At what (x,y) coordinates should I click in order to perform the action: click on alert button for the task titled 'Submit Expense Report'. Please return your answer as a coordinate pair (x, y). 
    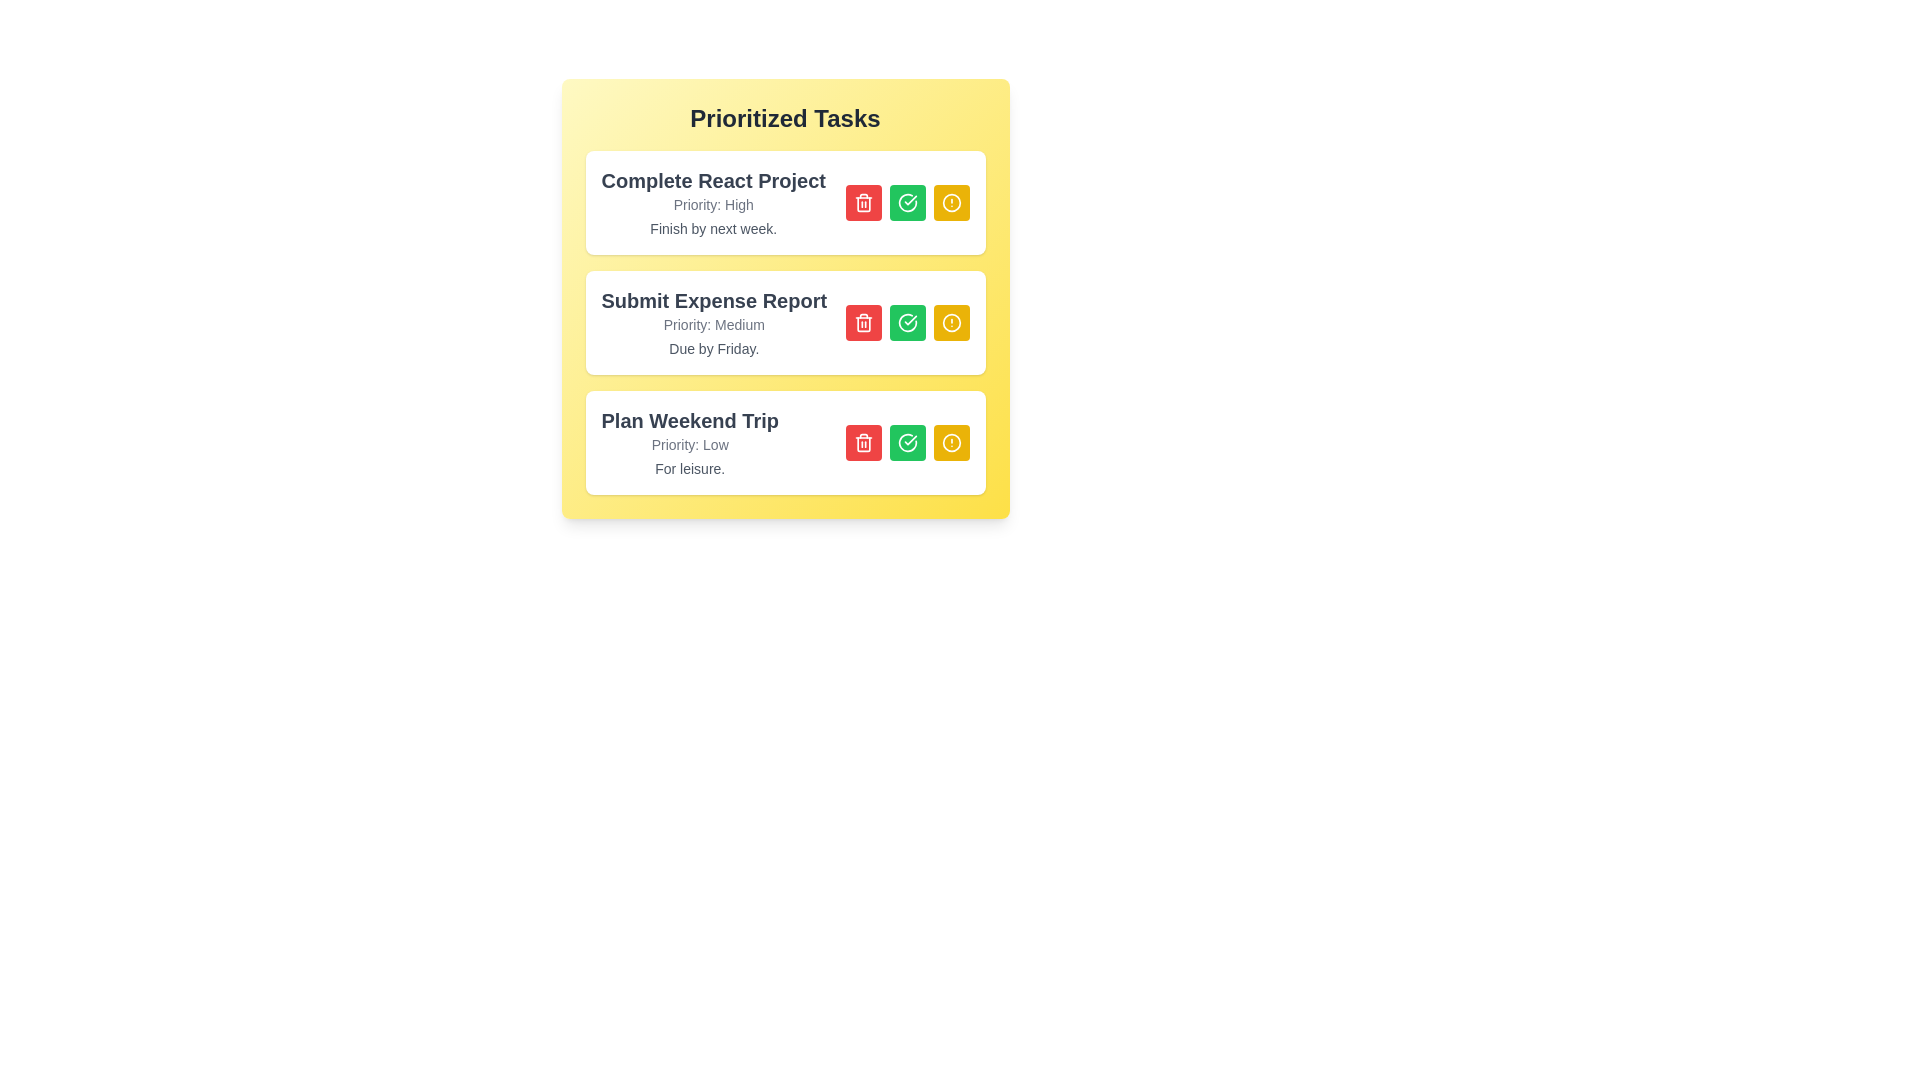
    Looking at the image, I should click on (950, 322).